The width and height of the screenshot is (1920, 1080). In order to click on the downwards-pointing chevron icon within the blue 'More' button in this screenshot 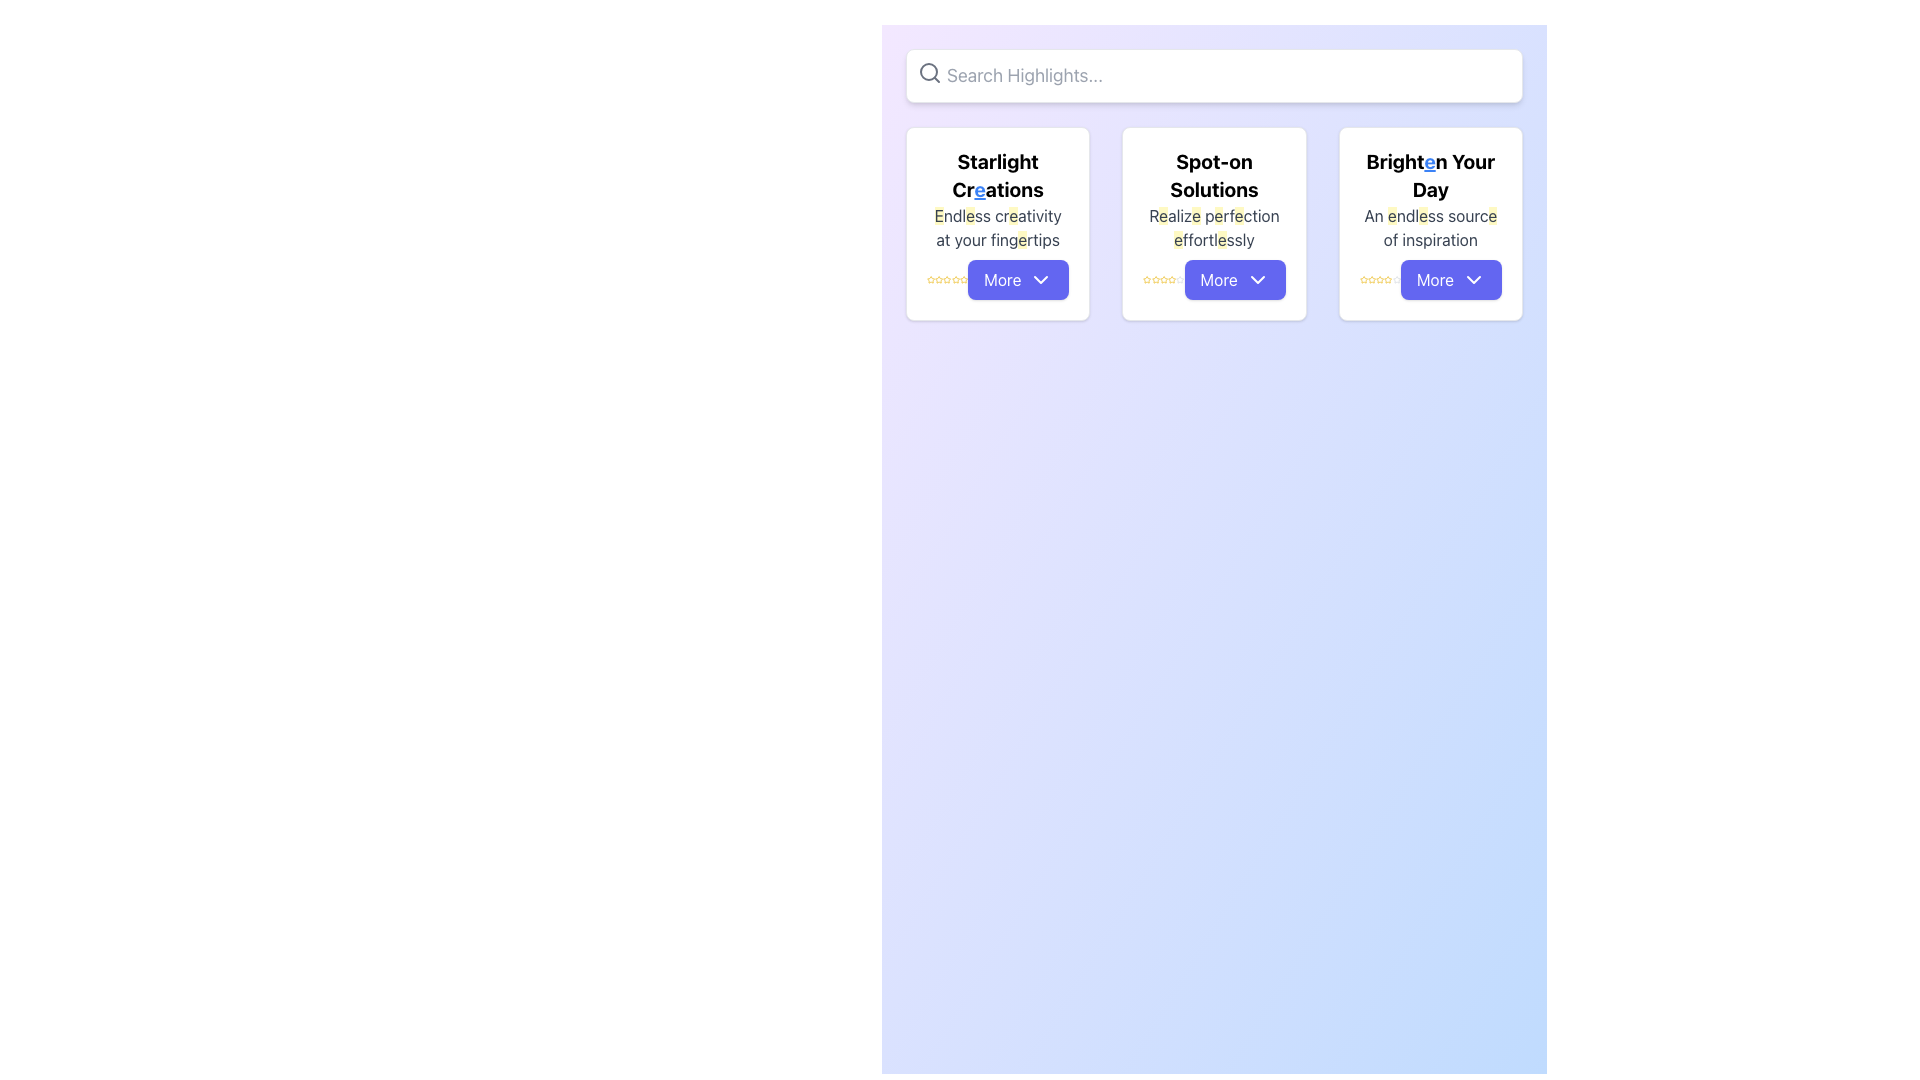, I will do `click(1256, 280)`.